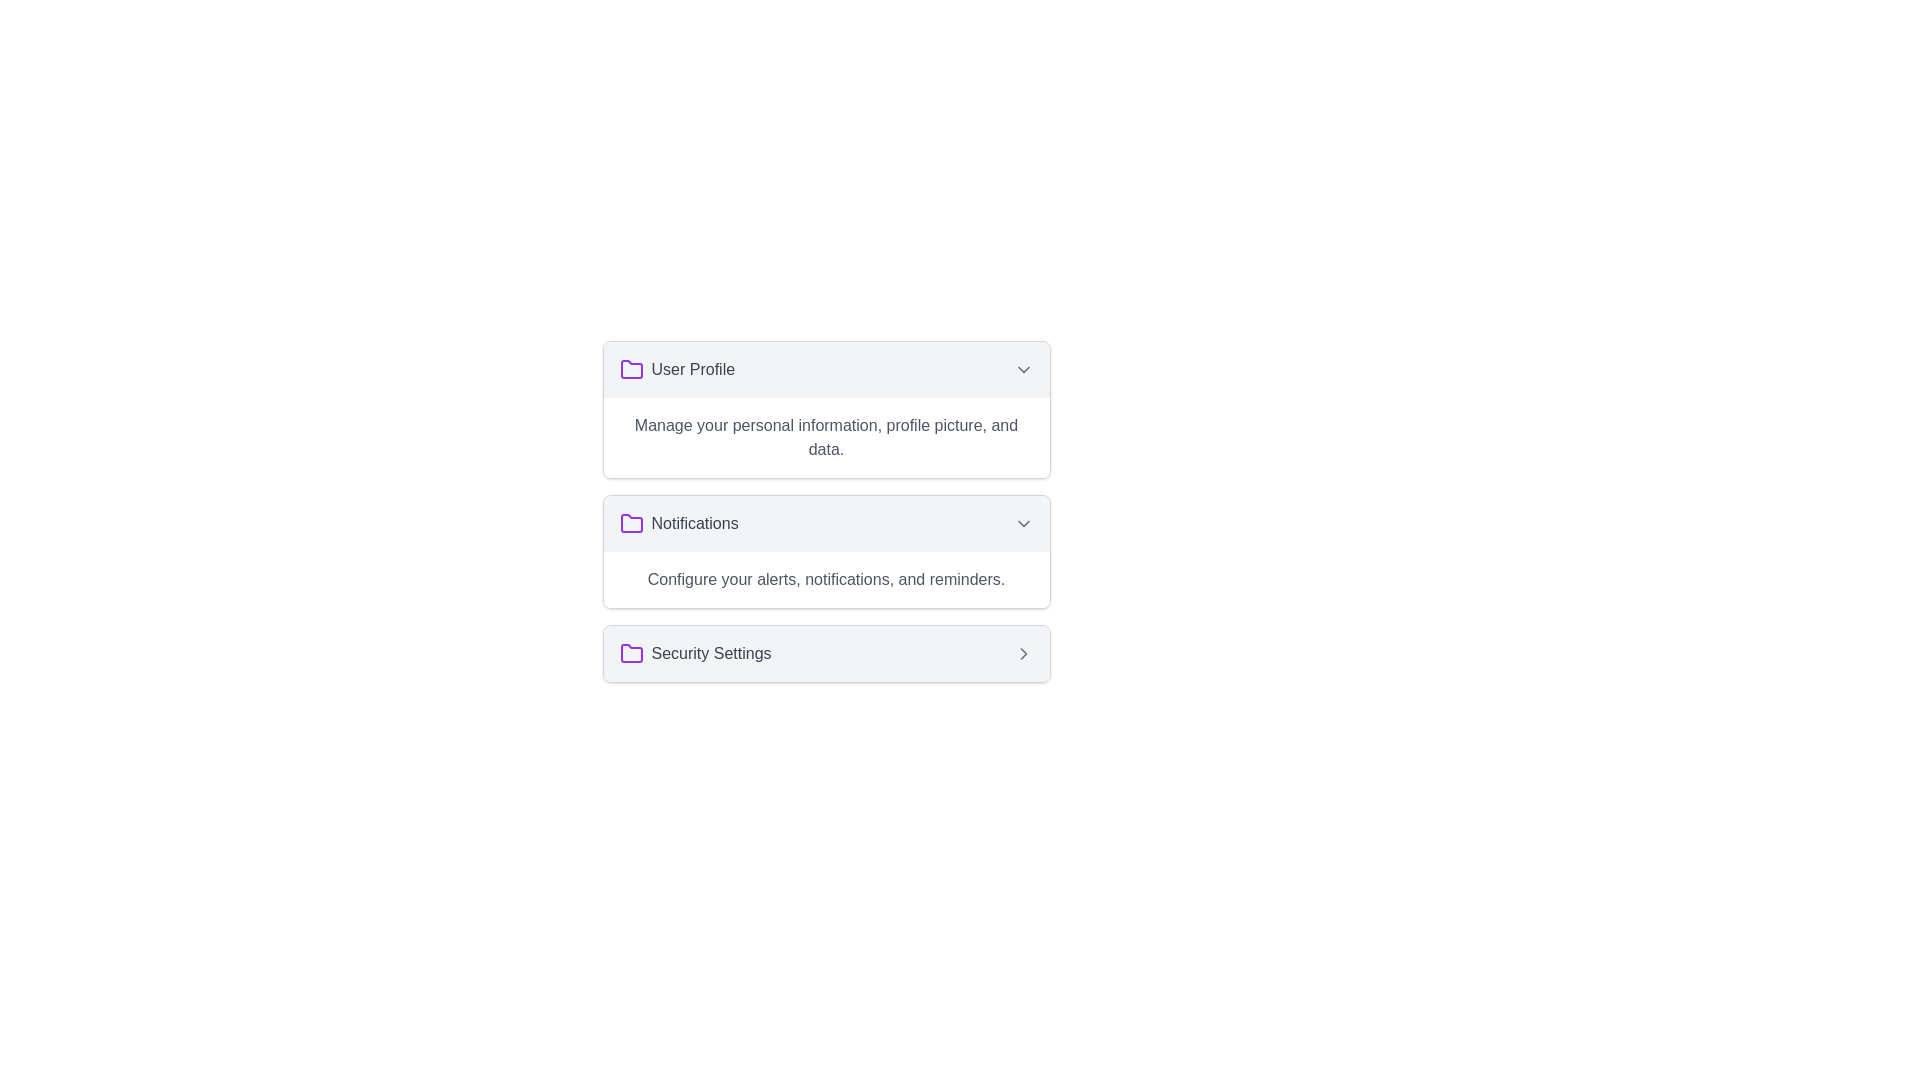  What do you see at coordinates (630, 523) in the screenshot?
I see `the folder icon with a purple outline and rounded edges, located to the left of the 'Notifications' text label` at bounding box center [630, 523].